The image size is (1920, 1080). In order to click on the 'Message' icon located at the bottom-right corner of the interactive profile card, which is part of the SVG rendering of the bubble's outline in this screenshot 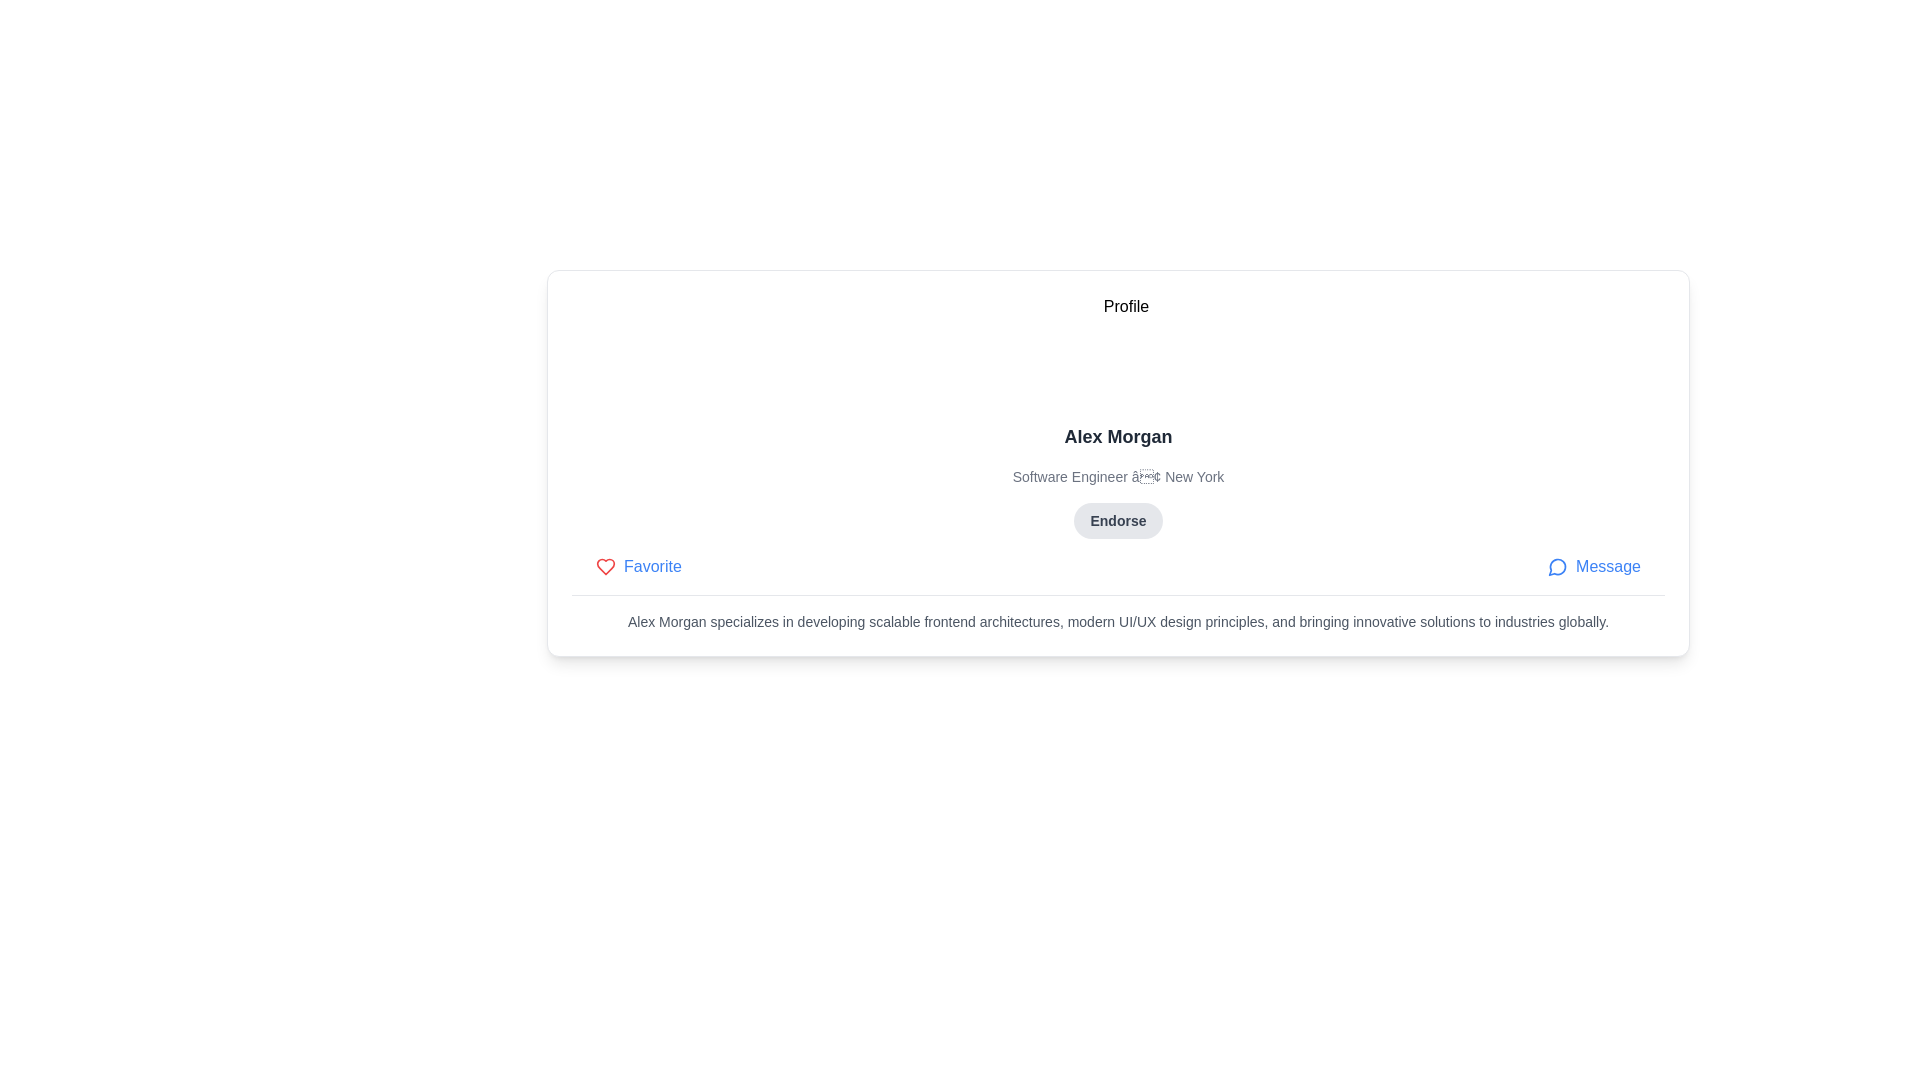, I will do `click(1556, 567)`.